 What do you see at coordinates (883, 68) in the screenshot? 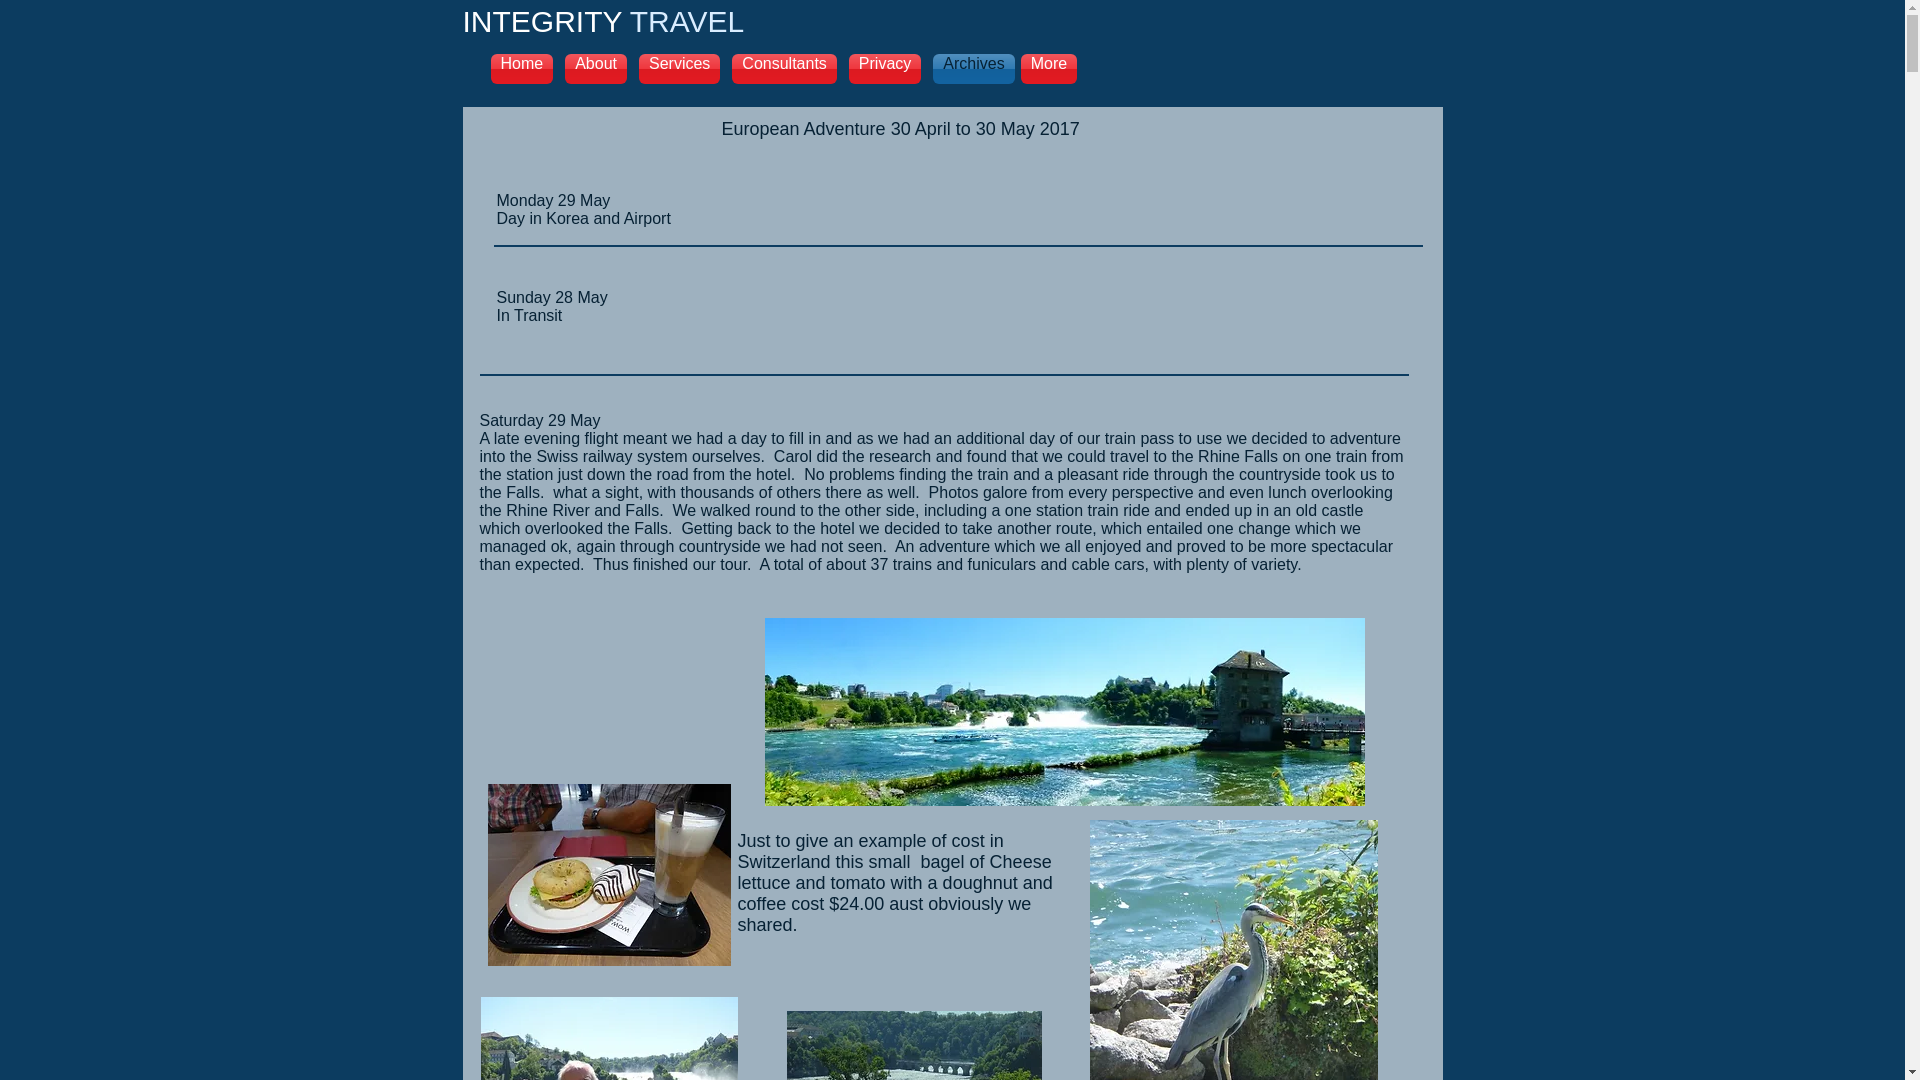
I see `'Privacy'` at bounding box center [883, 68].